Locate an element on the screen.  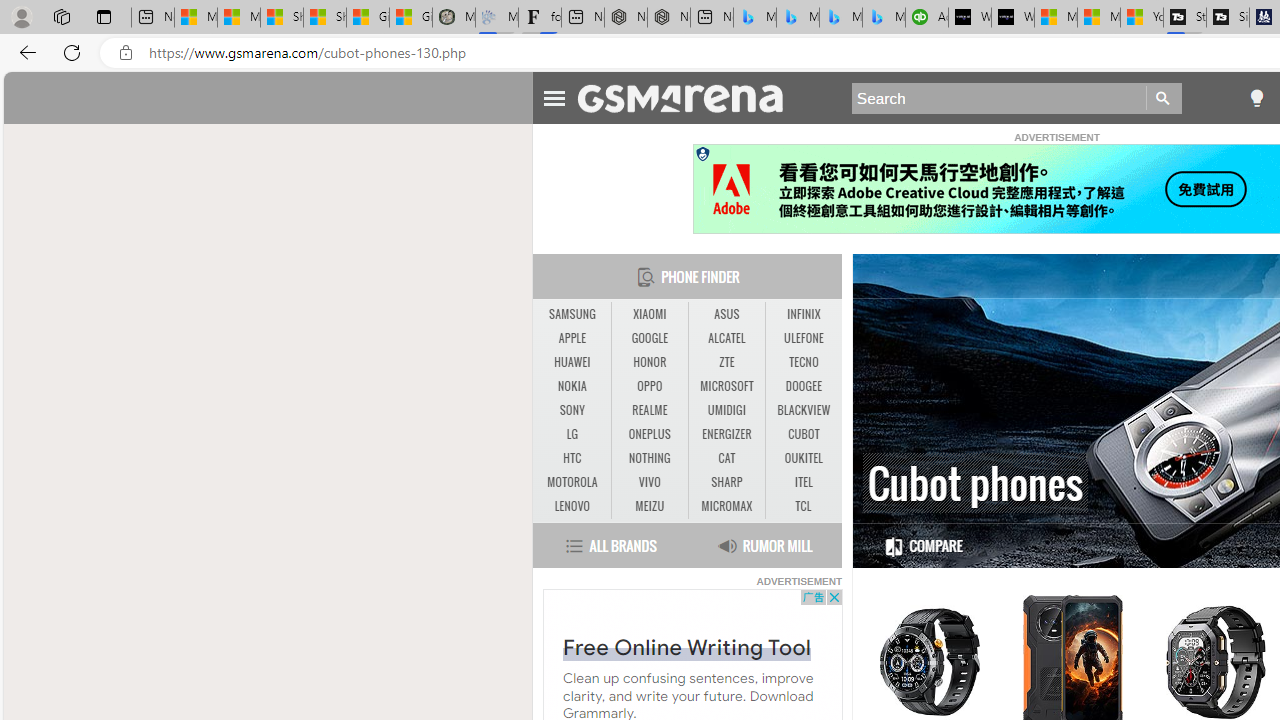
'LENOVO' is located at coordinates (571, 505).